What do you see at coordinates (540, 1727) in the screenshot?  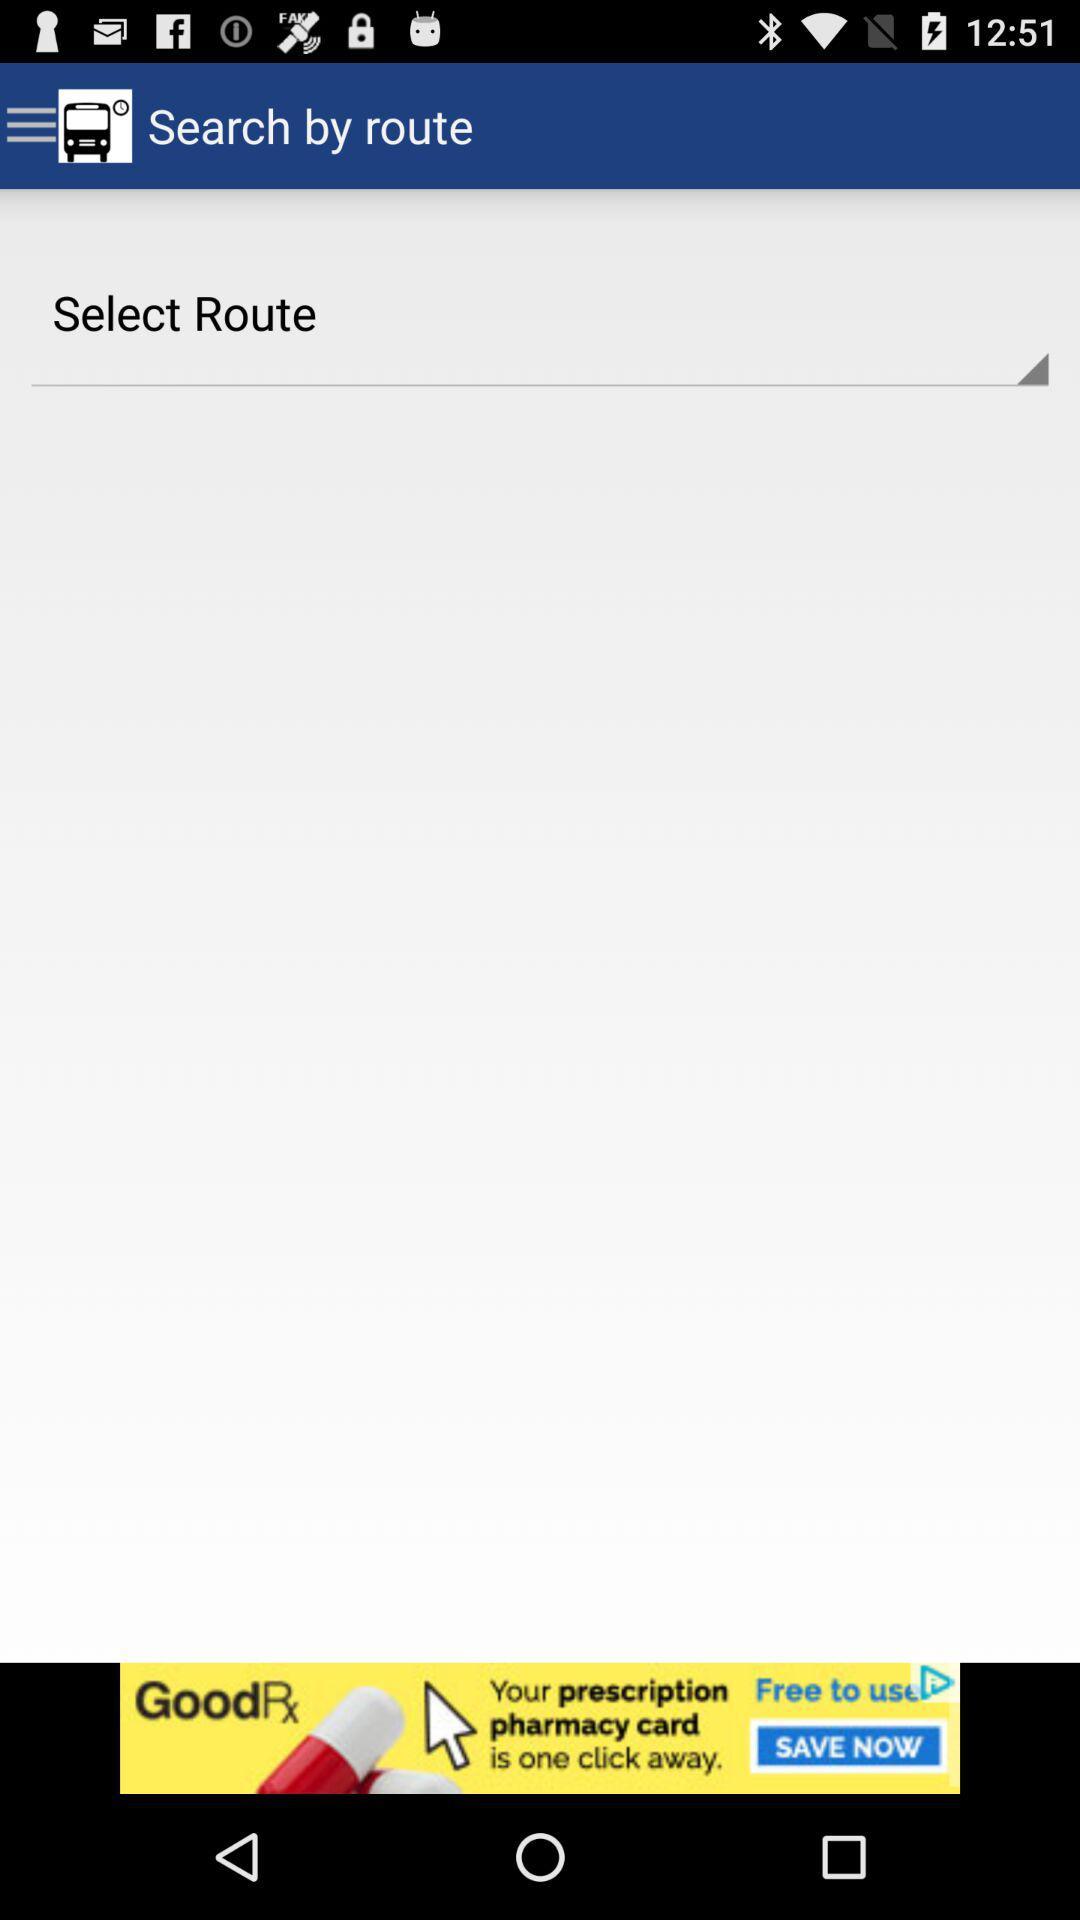 I see `advertisement banner` at bounding box center [540, 1727].